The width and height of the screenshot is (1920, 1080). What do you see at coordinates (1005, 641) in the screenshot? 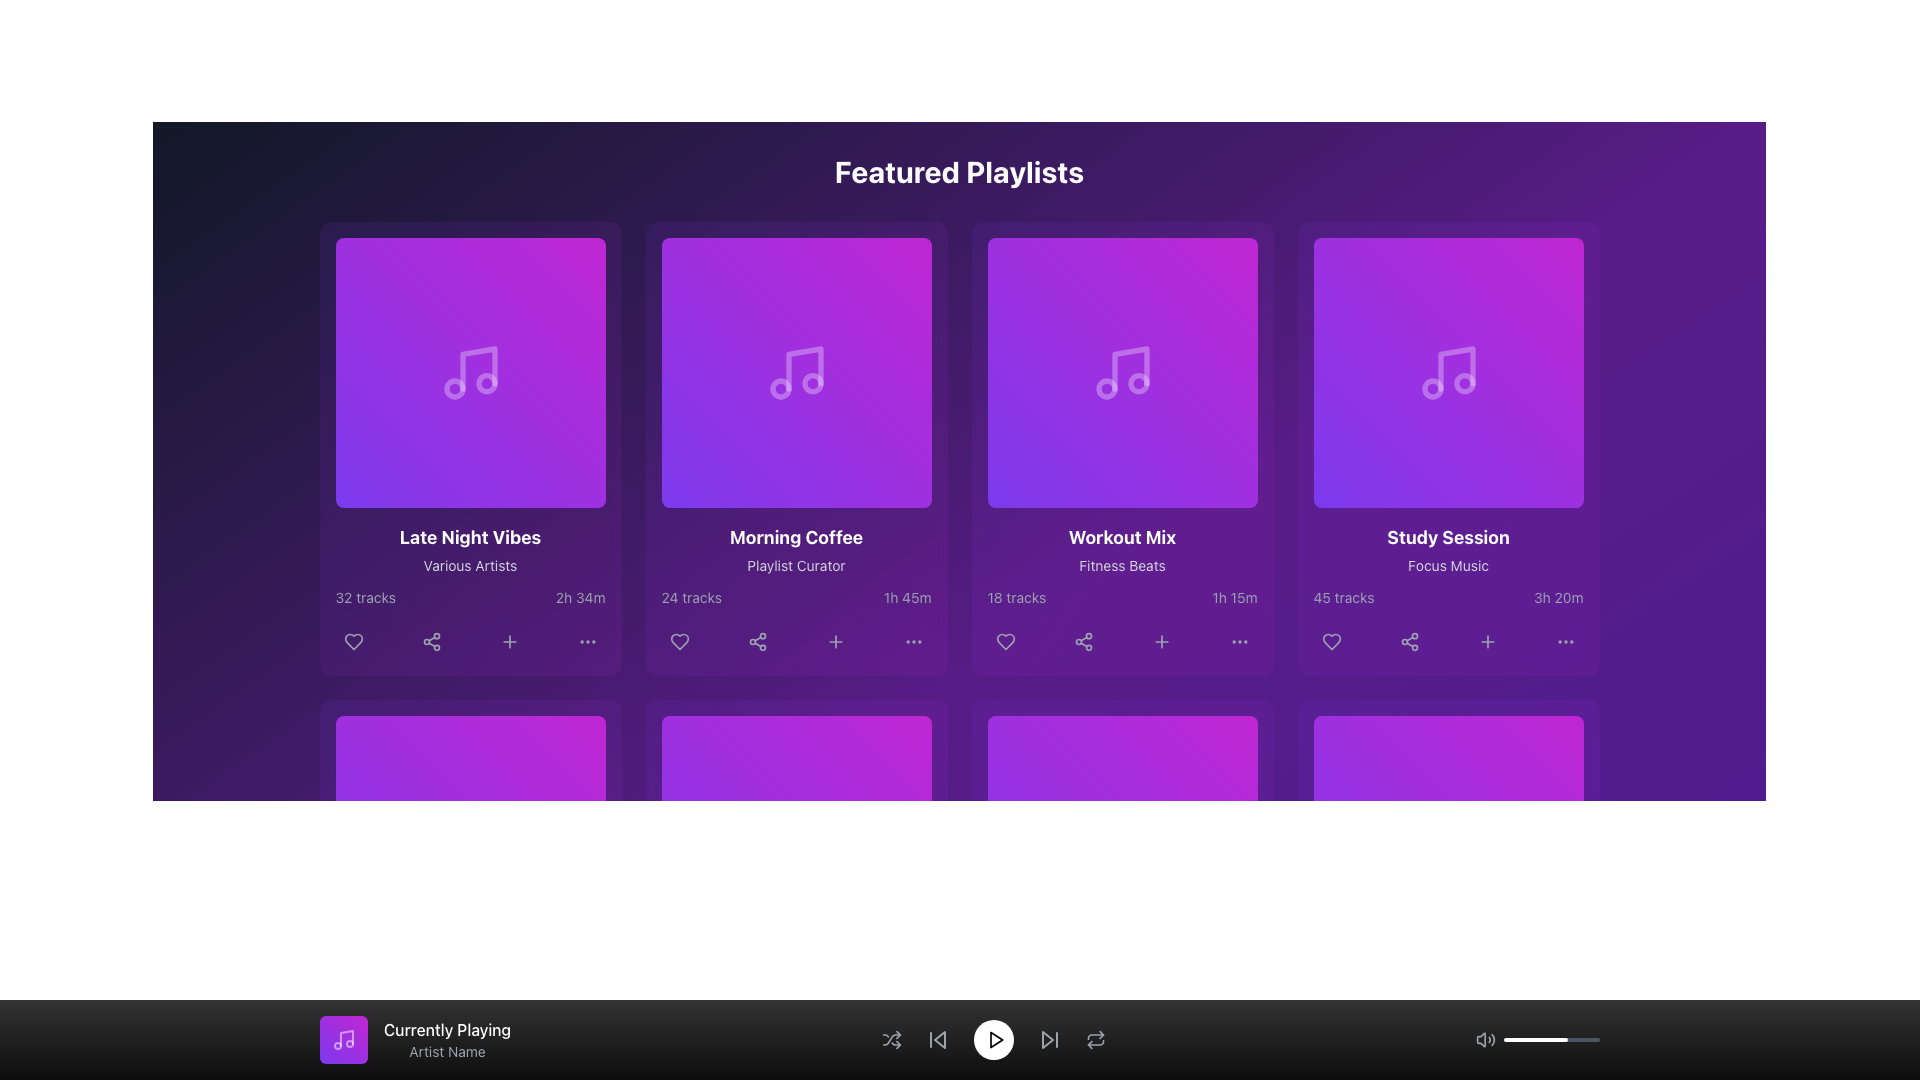
I see `the heart-shaped button icon beneath the 'Workout Mix' playlist` at bounding box center [1005, 641].